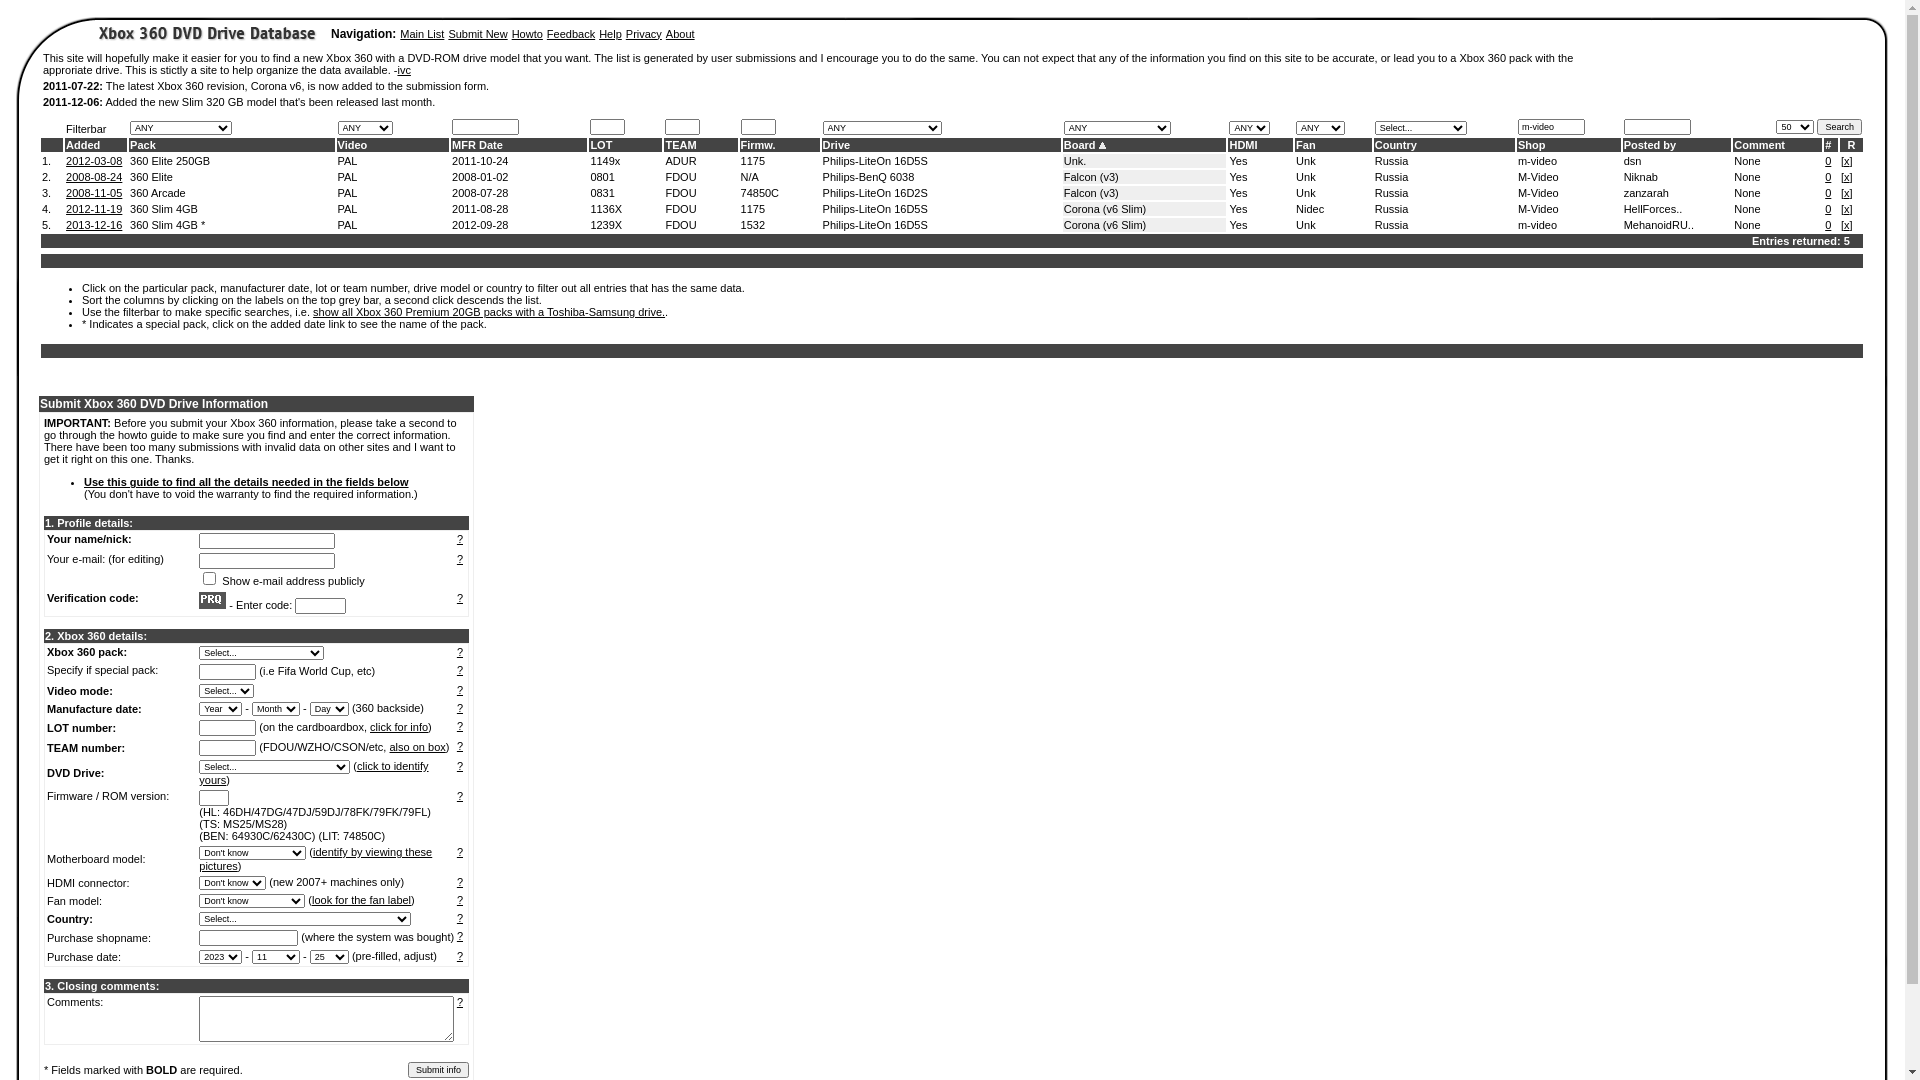 The width and height of the screenshot is (1920, 1080). Describe the element at coordinates (1079, 144) in the screenshot. I see `'Board'` at that location.